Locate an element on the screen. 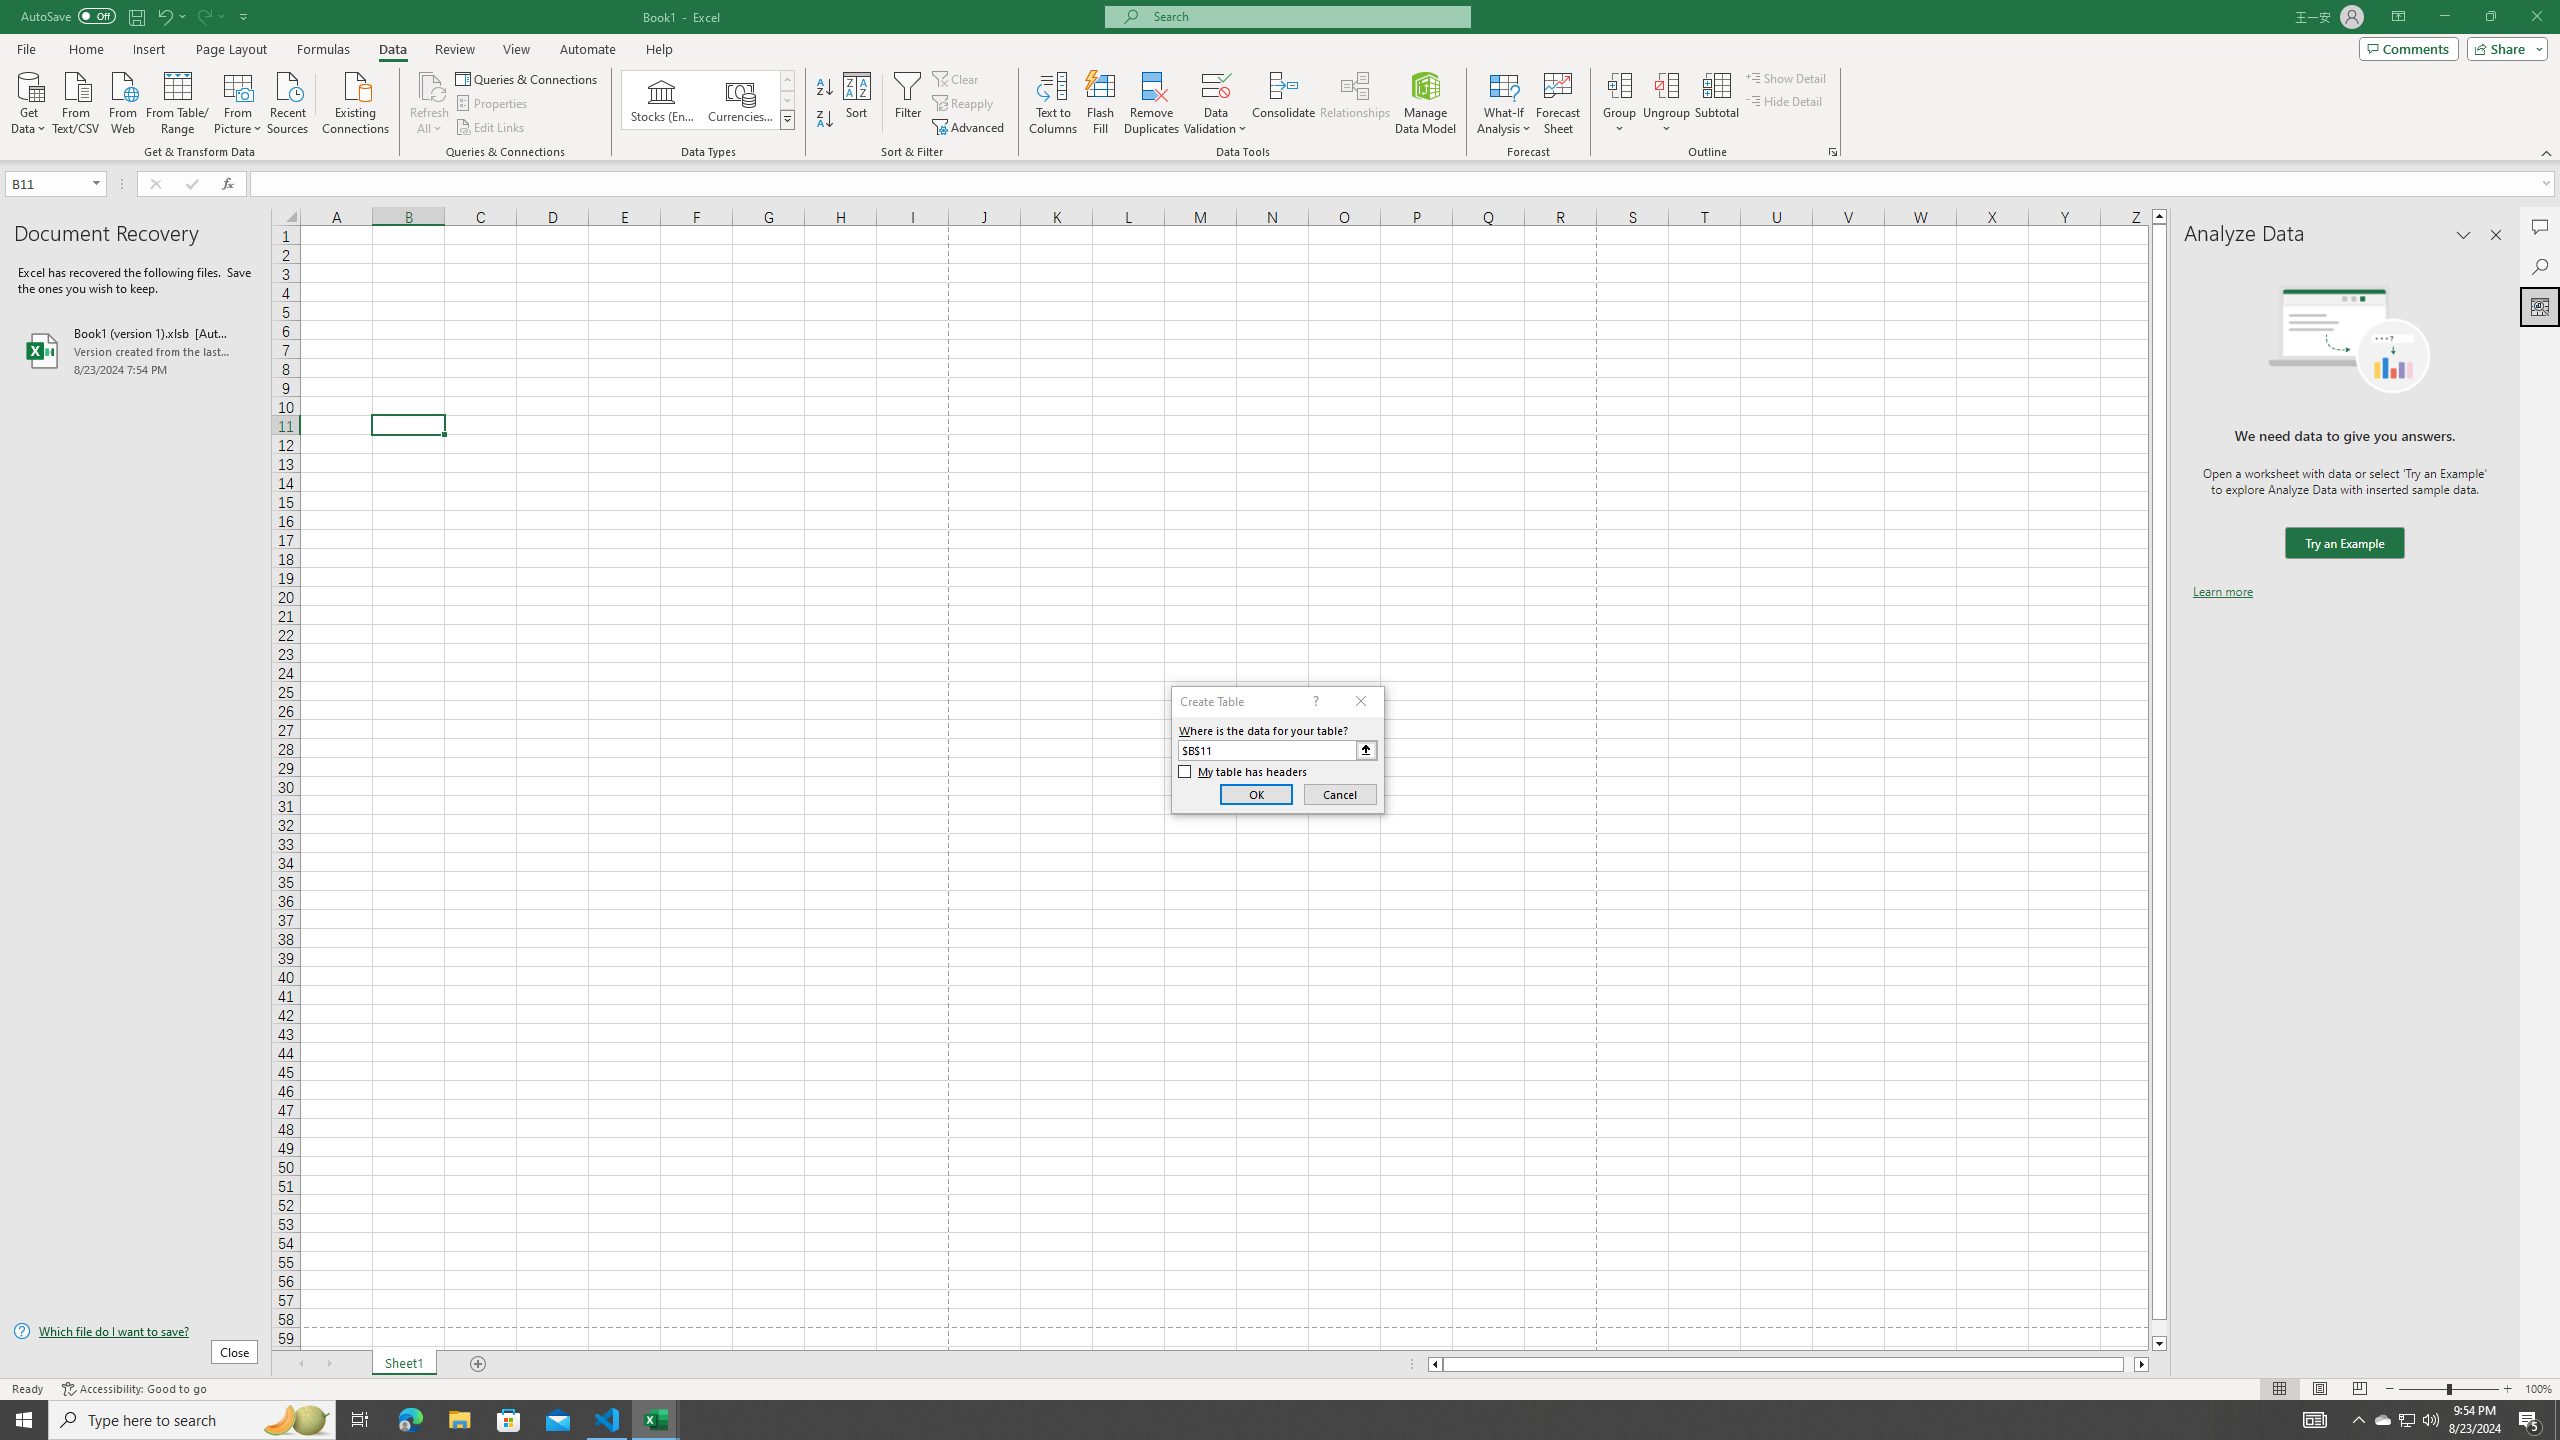 This screenshot has width=2560, height=1440. 'Page Break Preview' is located at coordinates (2360, 1389).